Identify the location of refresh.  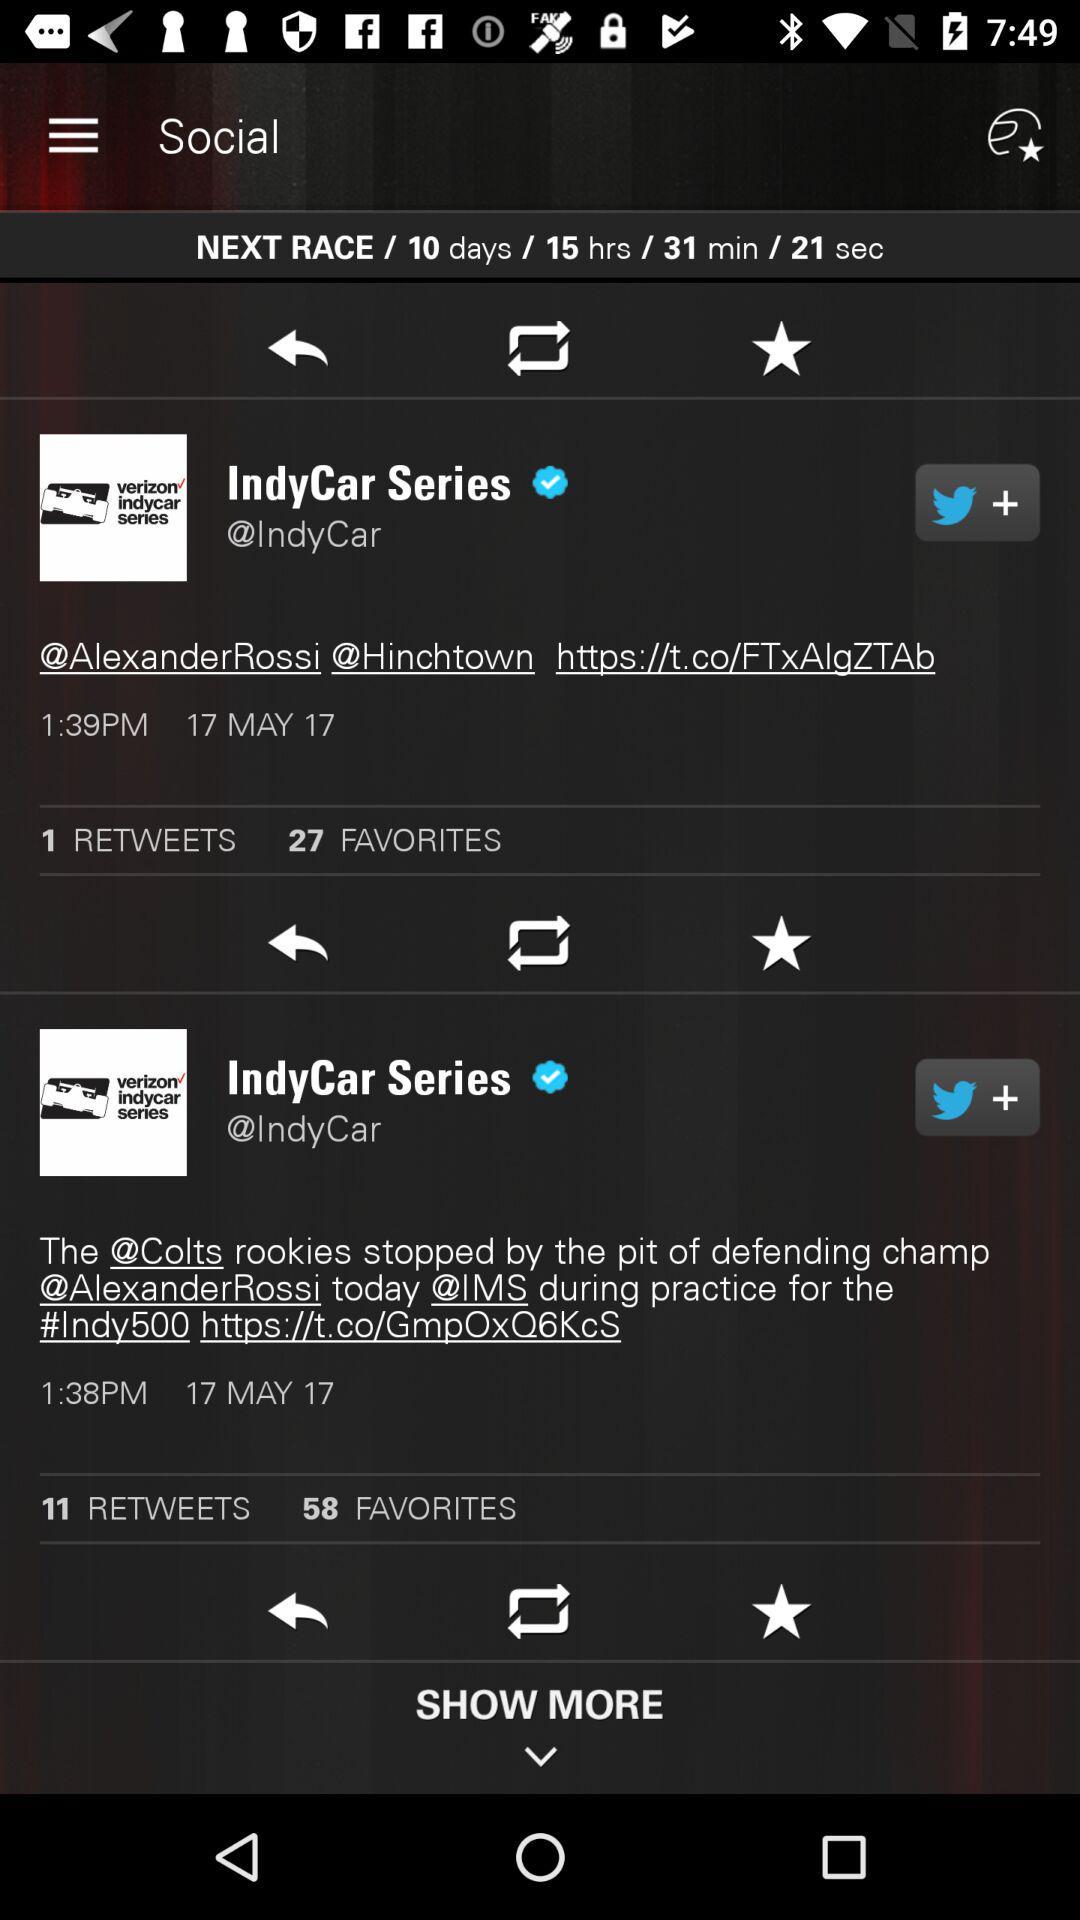
(538, 1617).